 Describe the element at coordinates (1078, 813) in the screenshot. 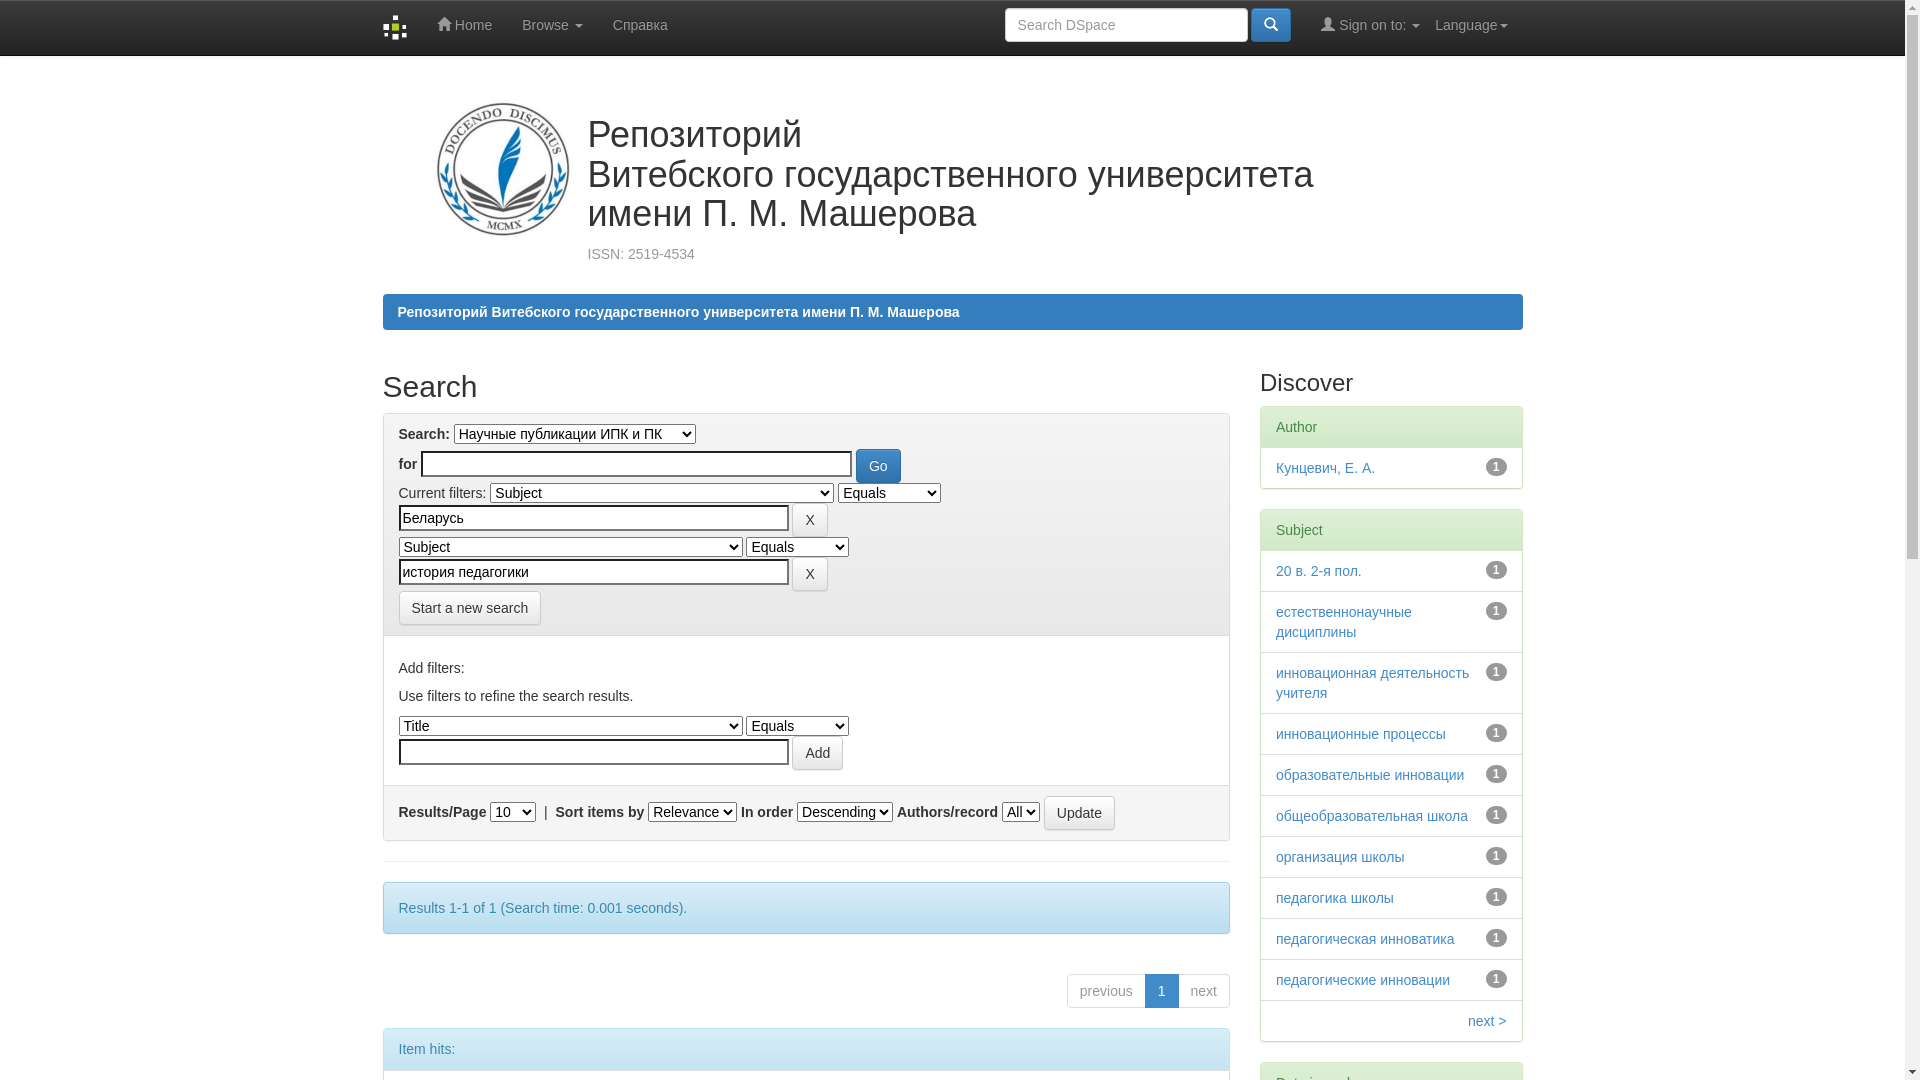

I see `'Update'` at that location.